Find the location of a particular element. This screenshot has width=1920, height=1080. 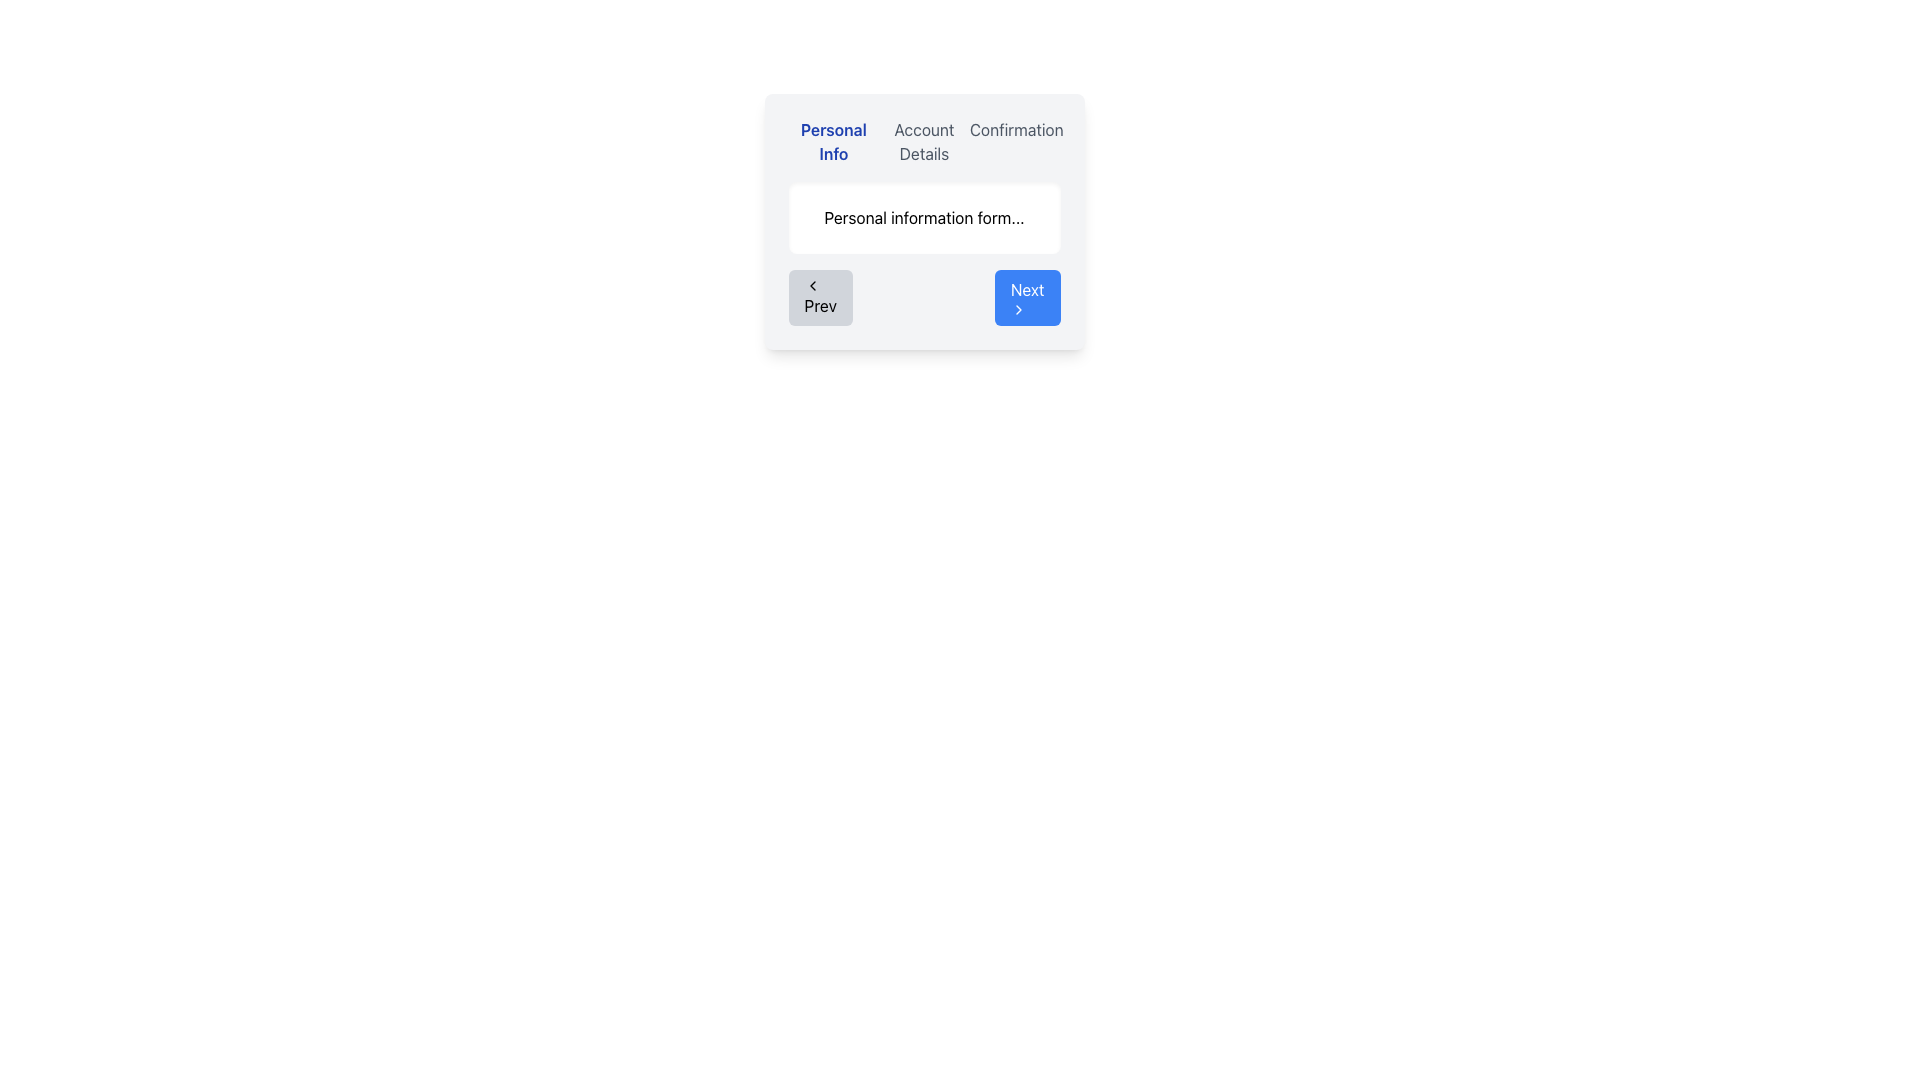

the forward navigation icon located within the 'Next' button, positioned to the right of the 'Next' label is located at coordinates (1018, 309).